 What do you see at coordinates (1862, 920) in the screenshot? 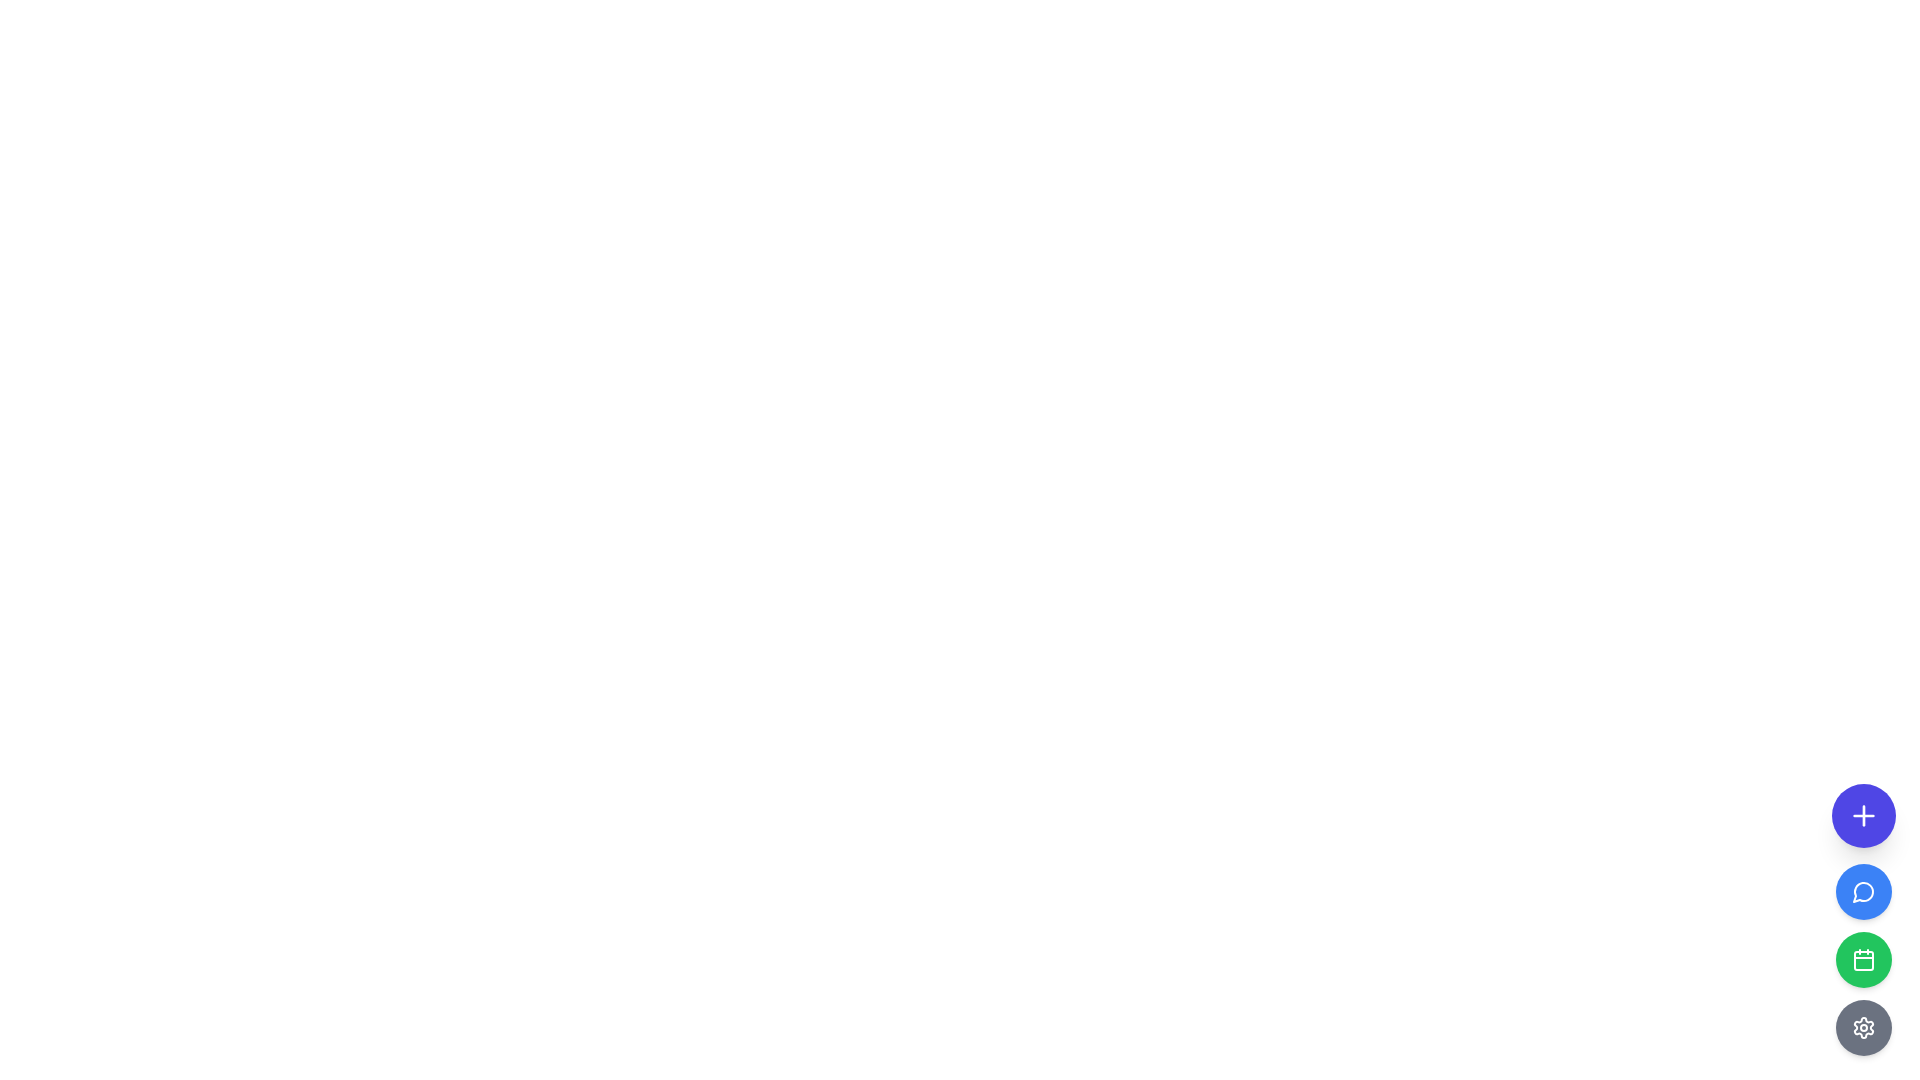
I see `the second circular blue button with a speech bubble icon` at bounding box center [1862, 920].